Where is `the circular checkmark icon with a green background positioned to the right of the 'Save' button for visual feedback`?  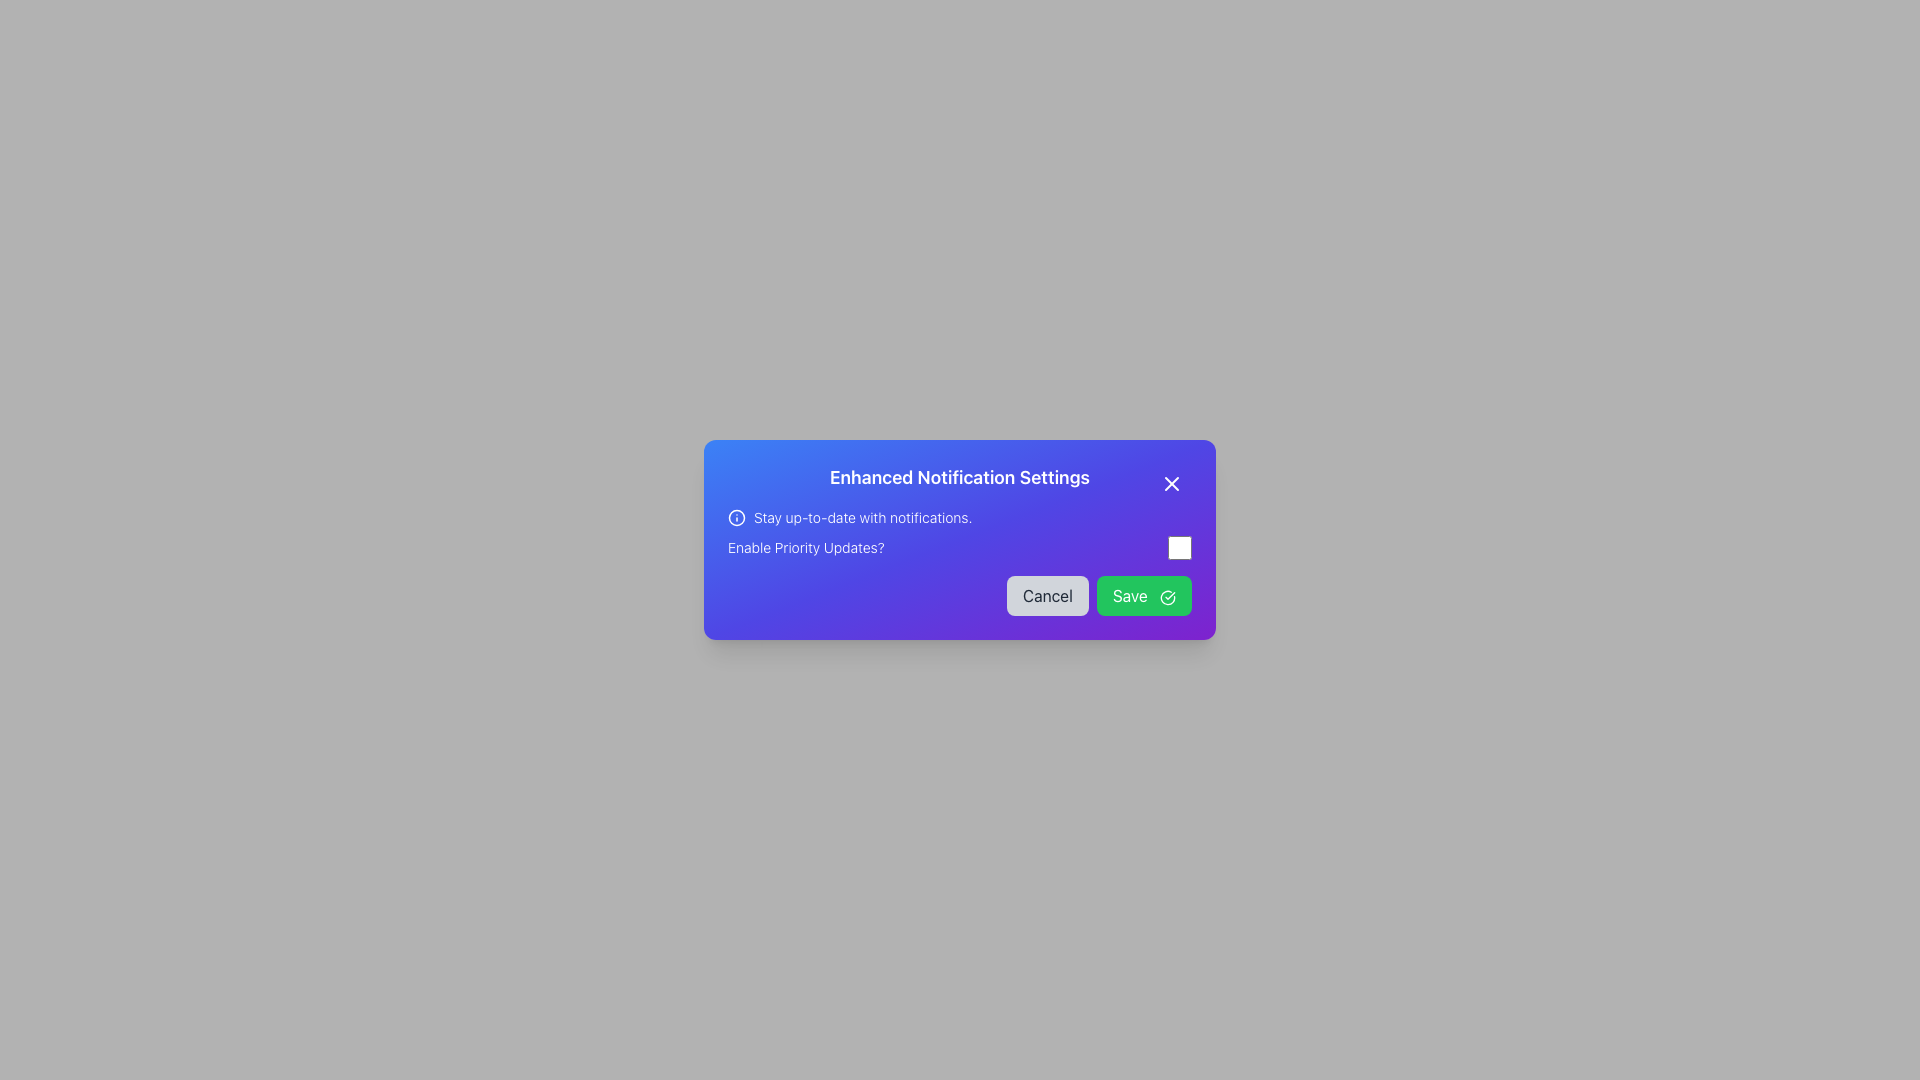 the circular checkmark icon with a green background positioned to the right of the 'Save' button for visual feedback is located at coordinates (1167, 596).